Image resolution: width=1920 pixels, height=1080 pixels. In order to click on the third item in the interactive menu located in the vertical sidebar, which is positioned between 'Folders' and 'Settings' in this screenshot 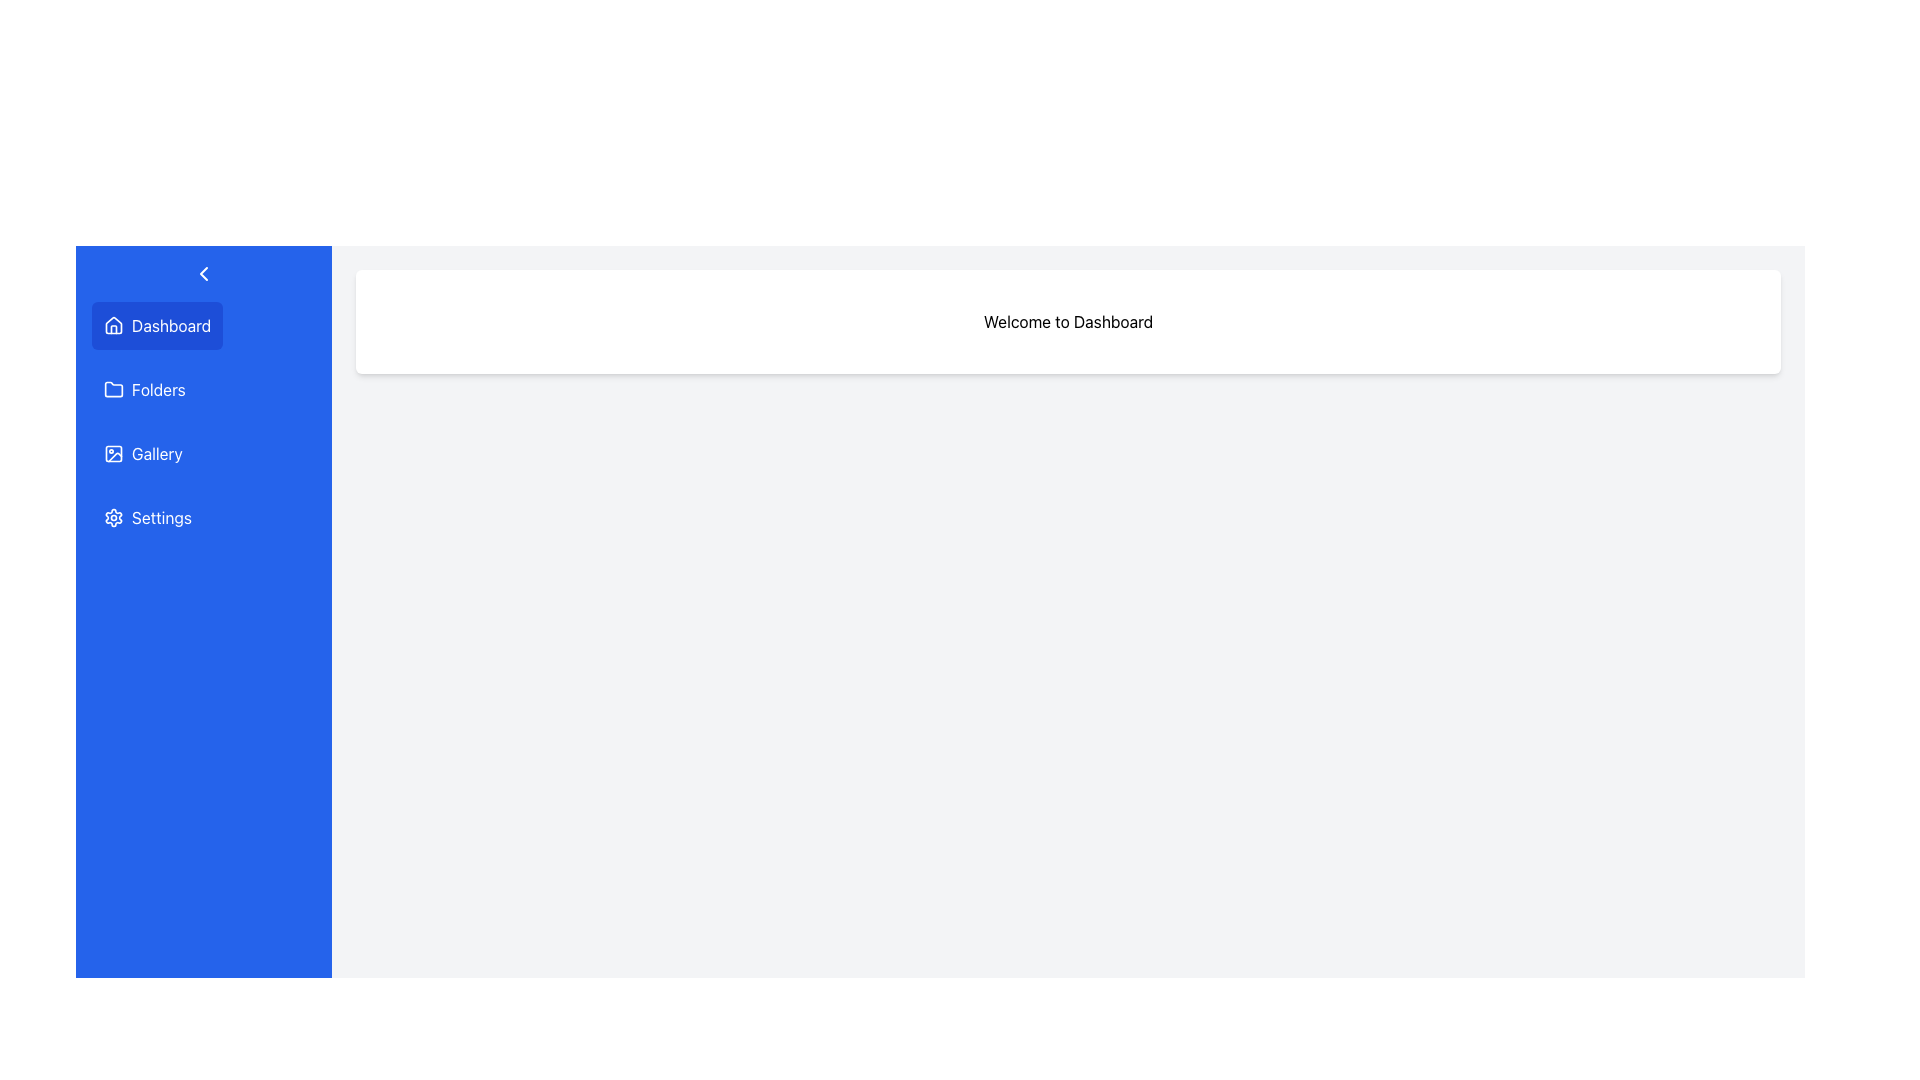, I will do `click(203, 420)`.